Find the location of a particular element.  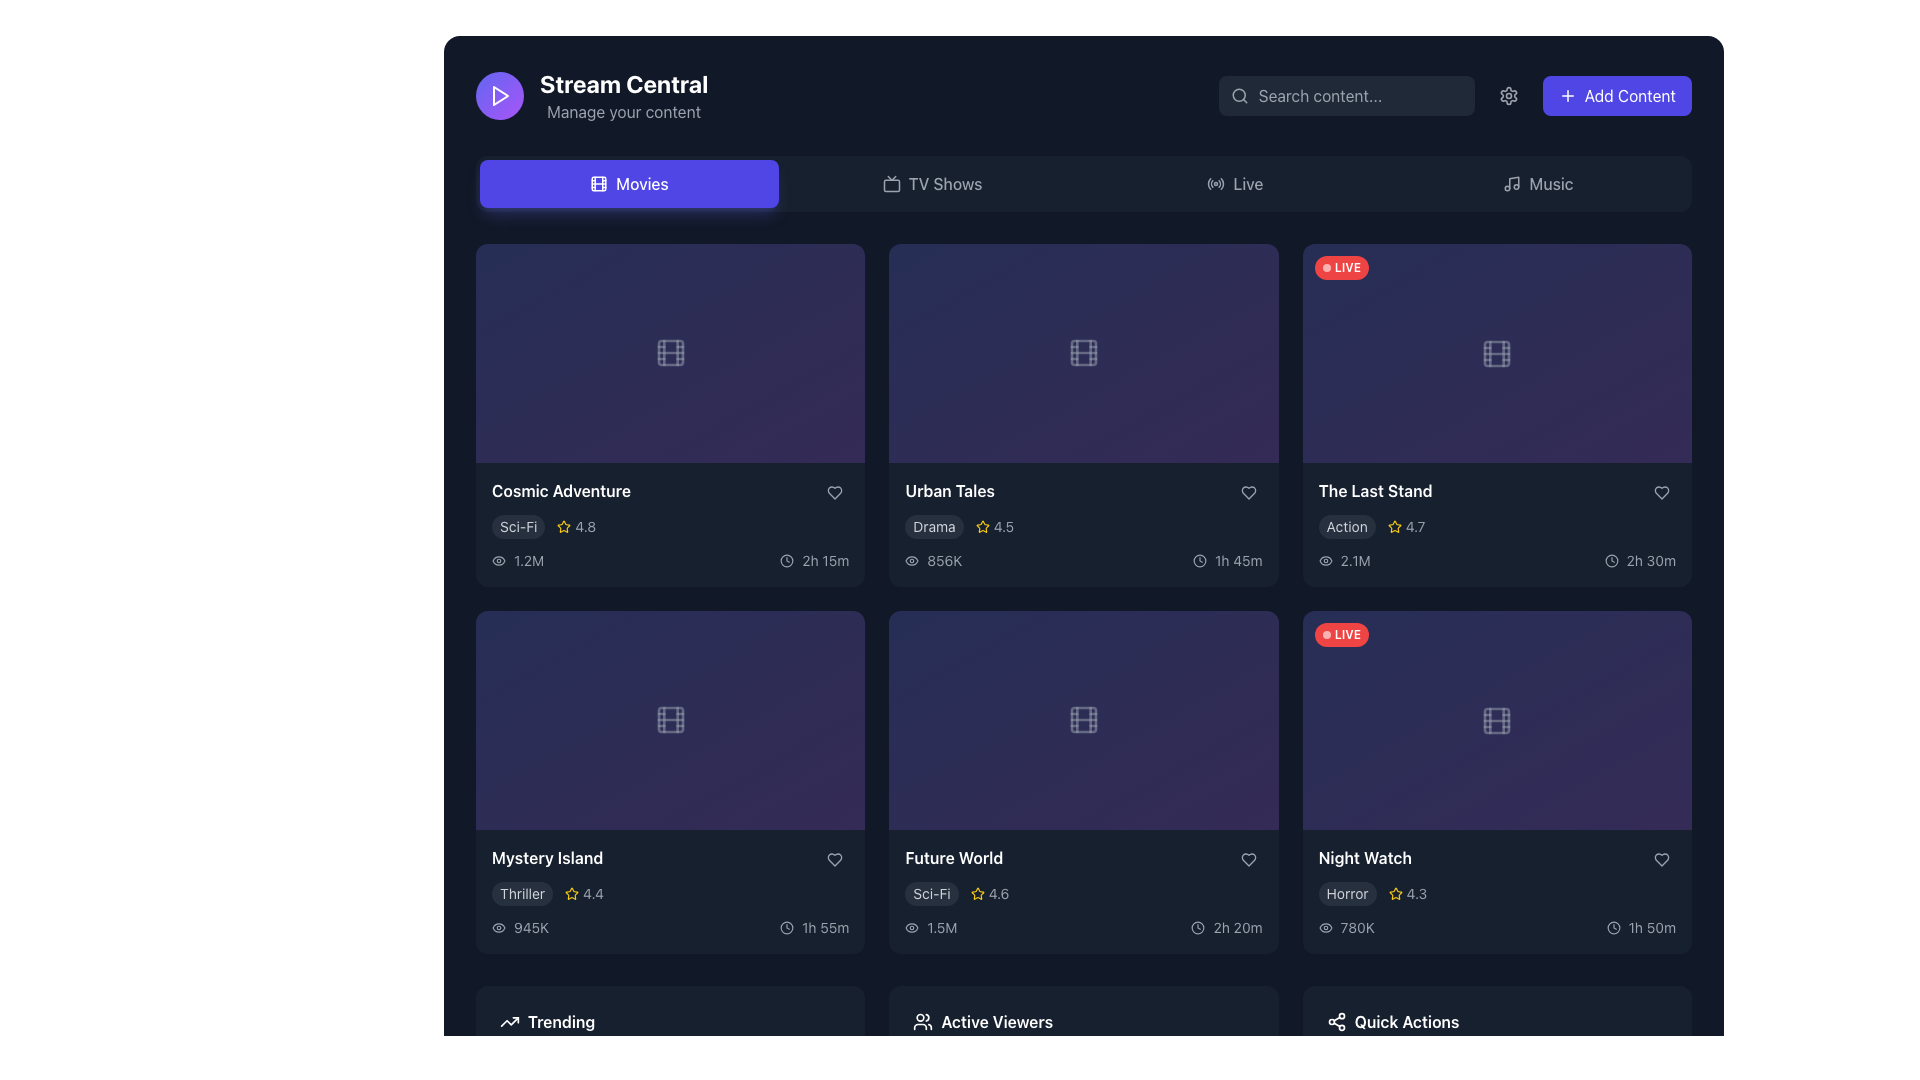

the playback button located in the center of the 'Urban Tales' card in the second row of the movie grid to play the content is located at coordinates (1083, 430).